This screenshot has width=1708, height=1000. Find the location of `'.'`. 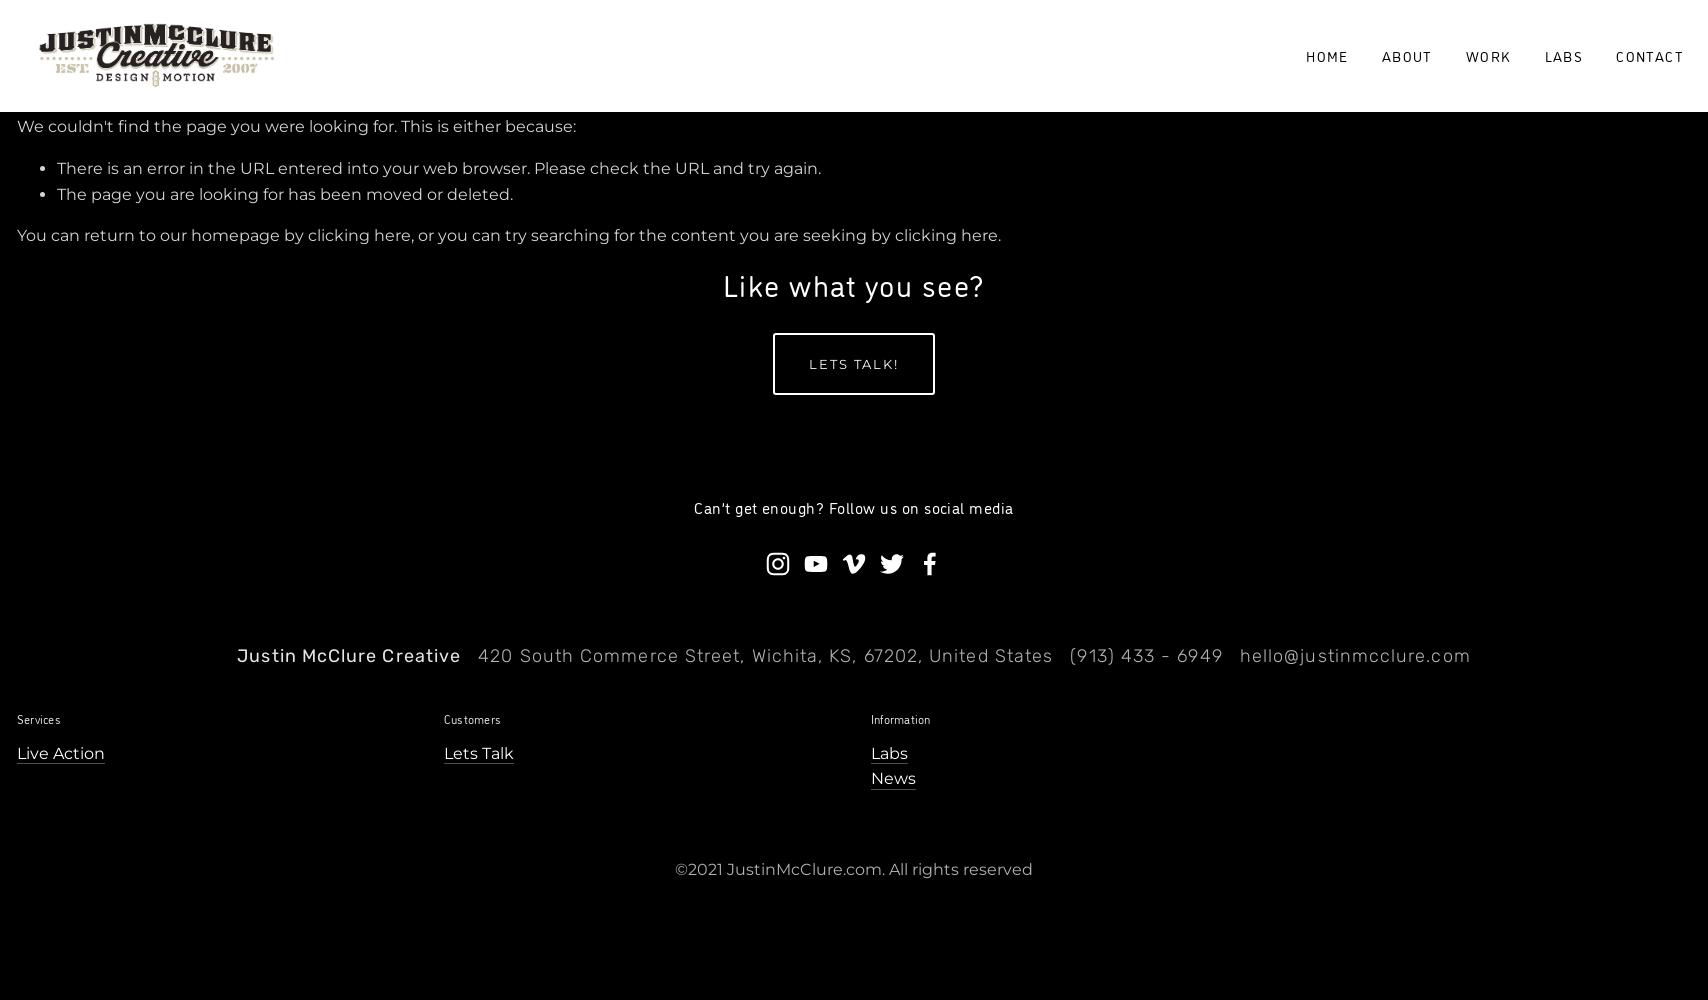

'.' is located at coordinates (997, 234).